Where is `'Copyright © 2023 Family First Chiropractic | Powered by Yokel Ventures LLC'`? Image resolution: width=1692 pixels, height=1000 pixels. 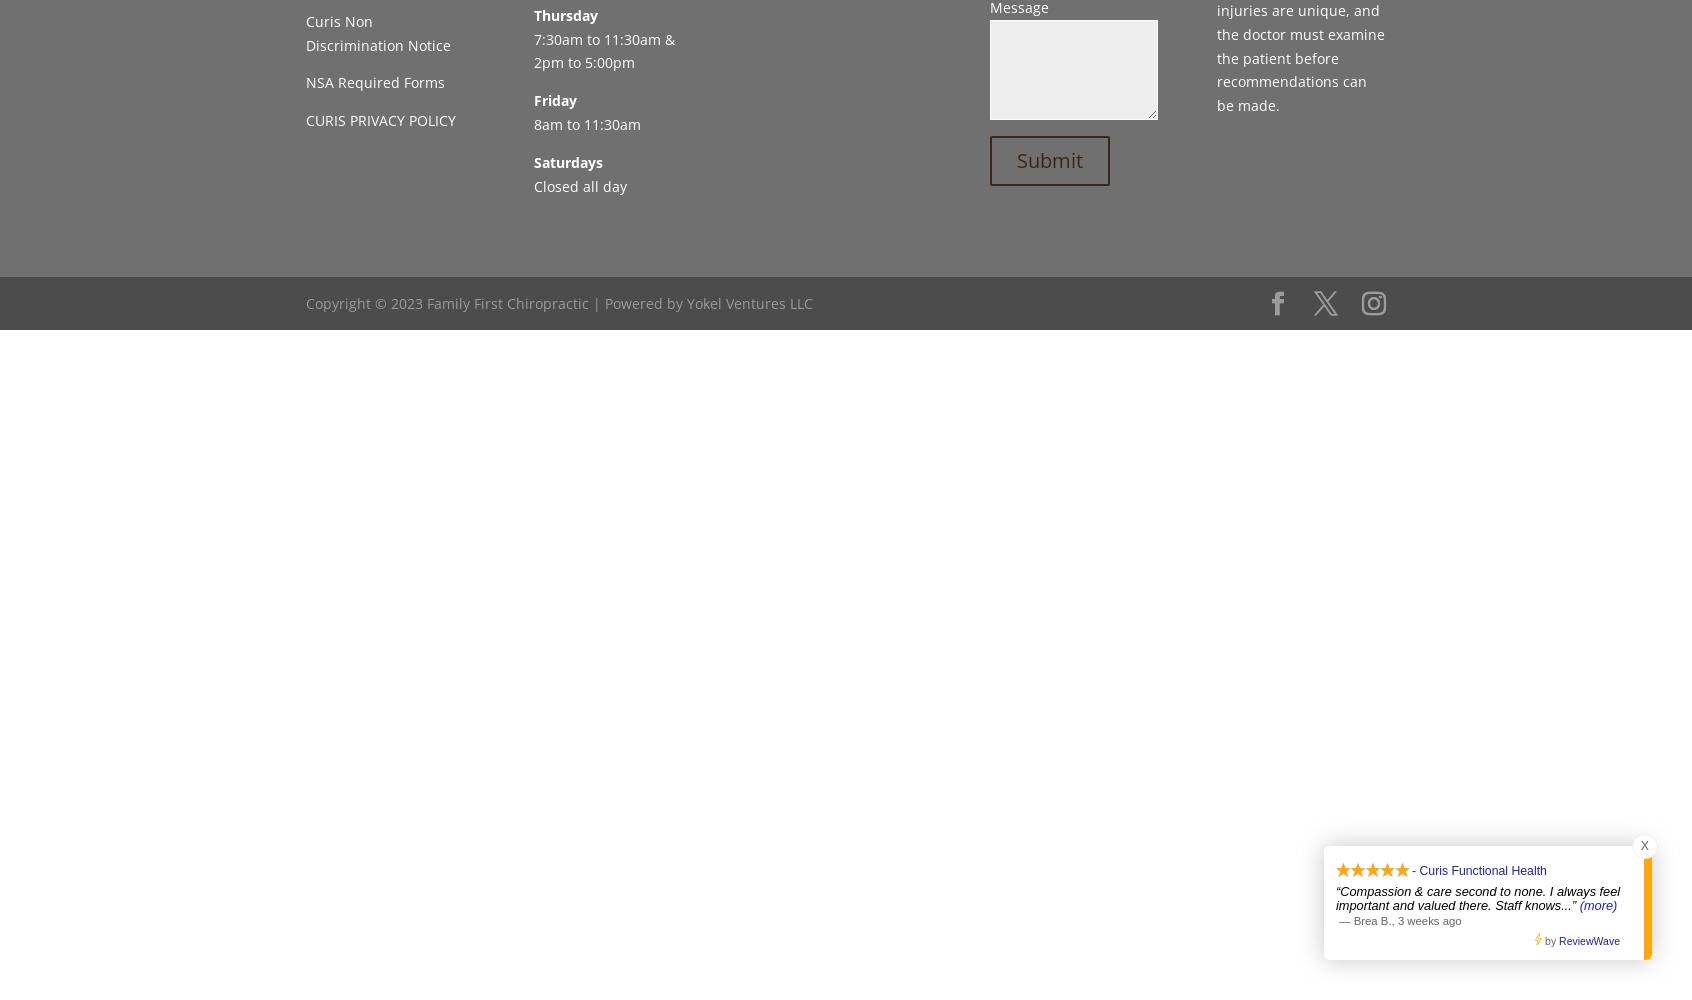
'Copyright © 2023 Family First Chiropractic | Powered by Yokel Ventures LLC' is located at coordinates (559, 302).